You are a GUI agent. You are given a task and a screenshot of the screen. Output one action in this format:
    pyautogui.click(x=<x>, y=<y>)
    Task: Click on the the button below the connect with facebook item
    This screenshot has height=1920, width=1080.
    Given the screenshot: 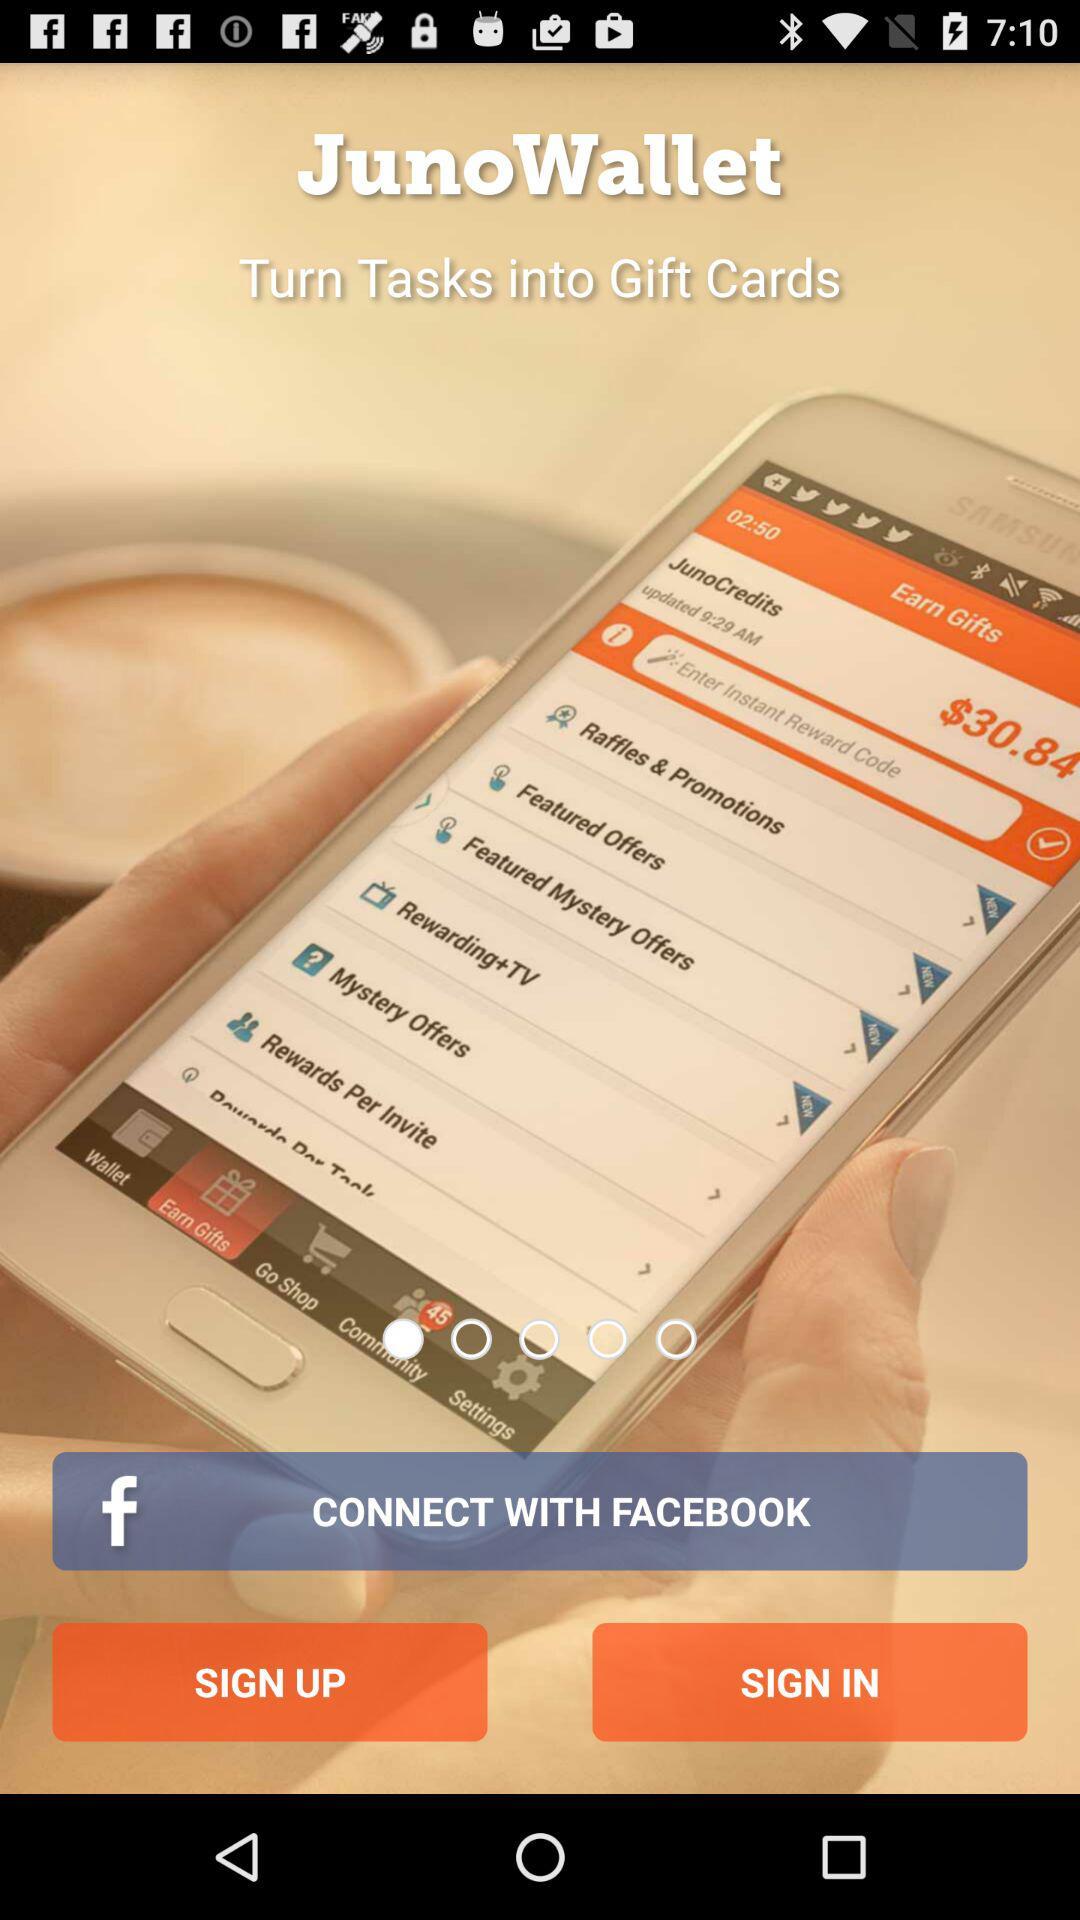 What is the action you would take?
    pyautogui.click(x=810, y=1681)
    